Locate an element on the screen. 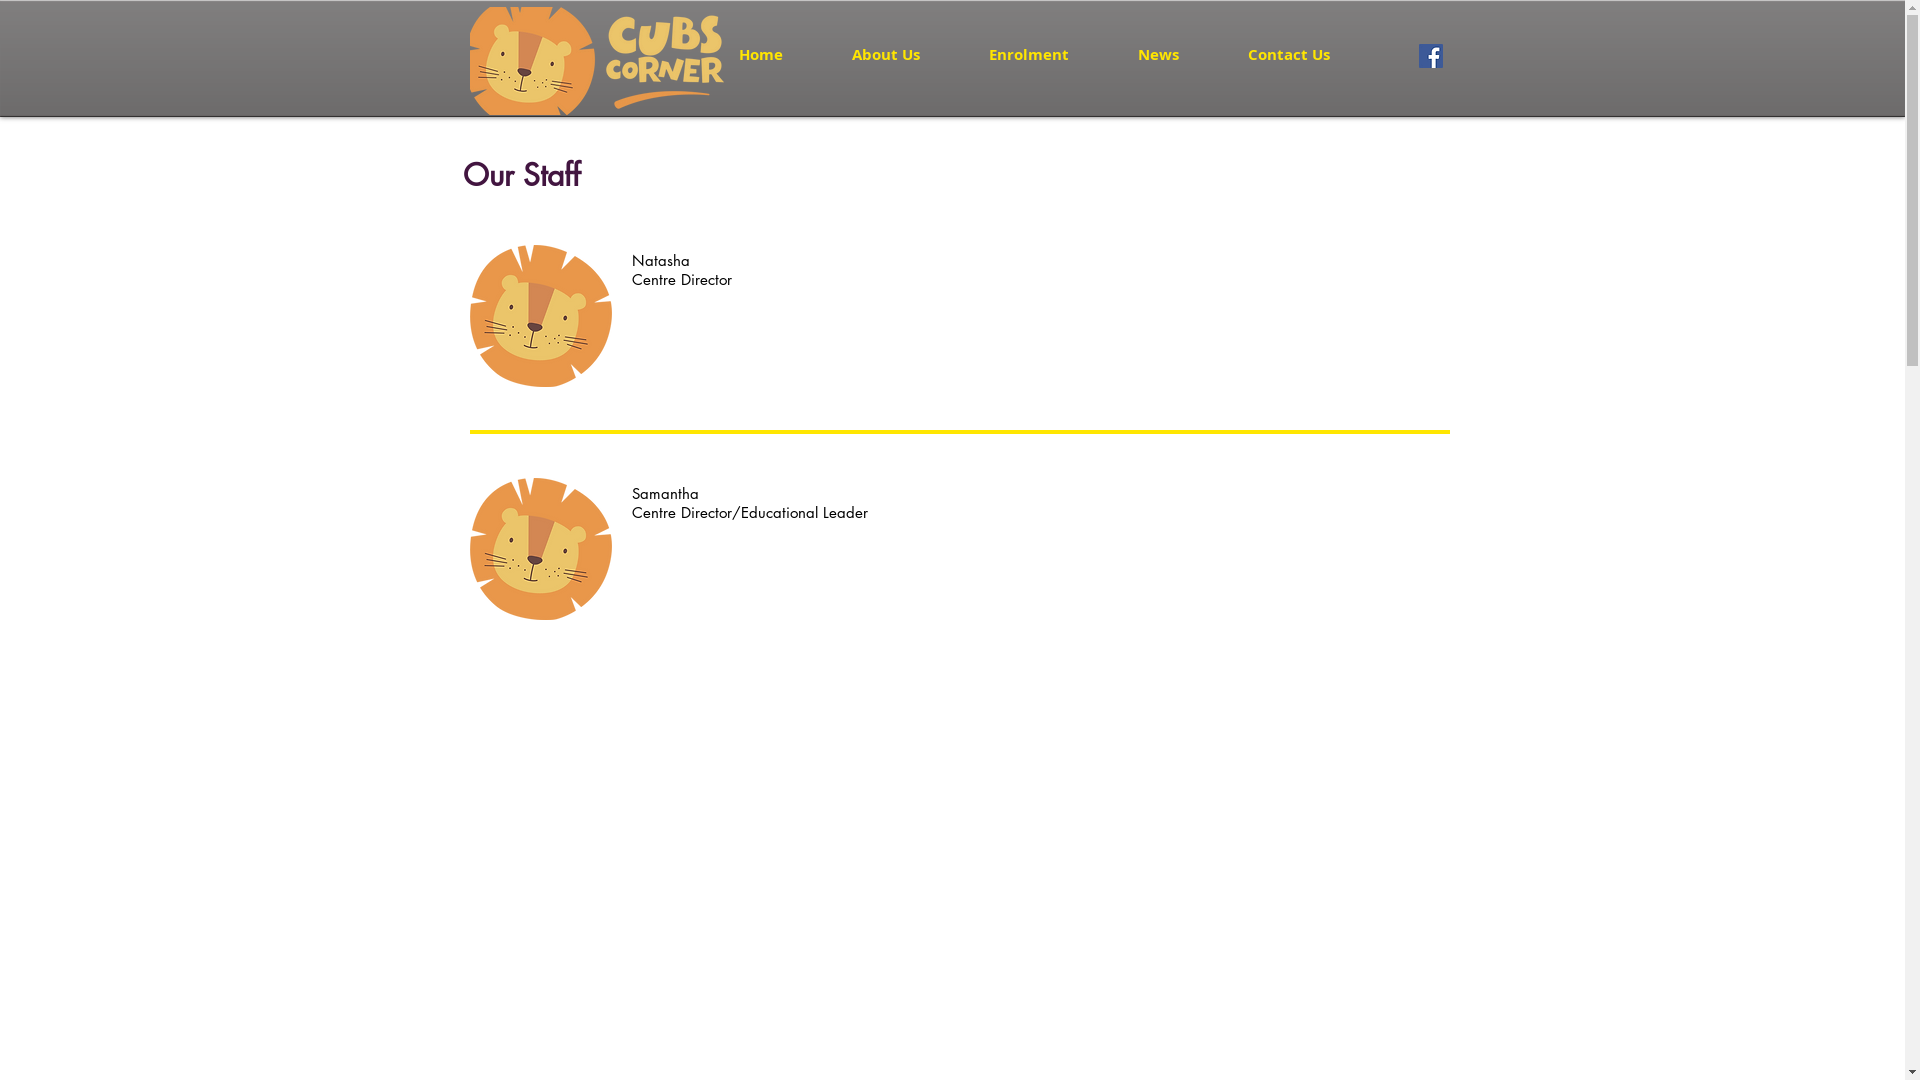 This screenshot has width=1920, height=1080. 'Enrolment' is located at coordinates (1047, 53).